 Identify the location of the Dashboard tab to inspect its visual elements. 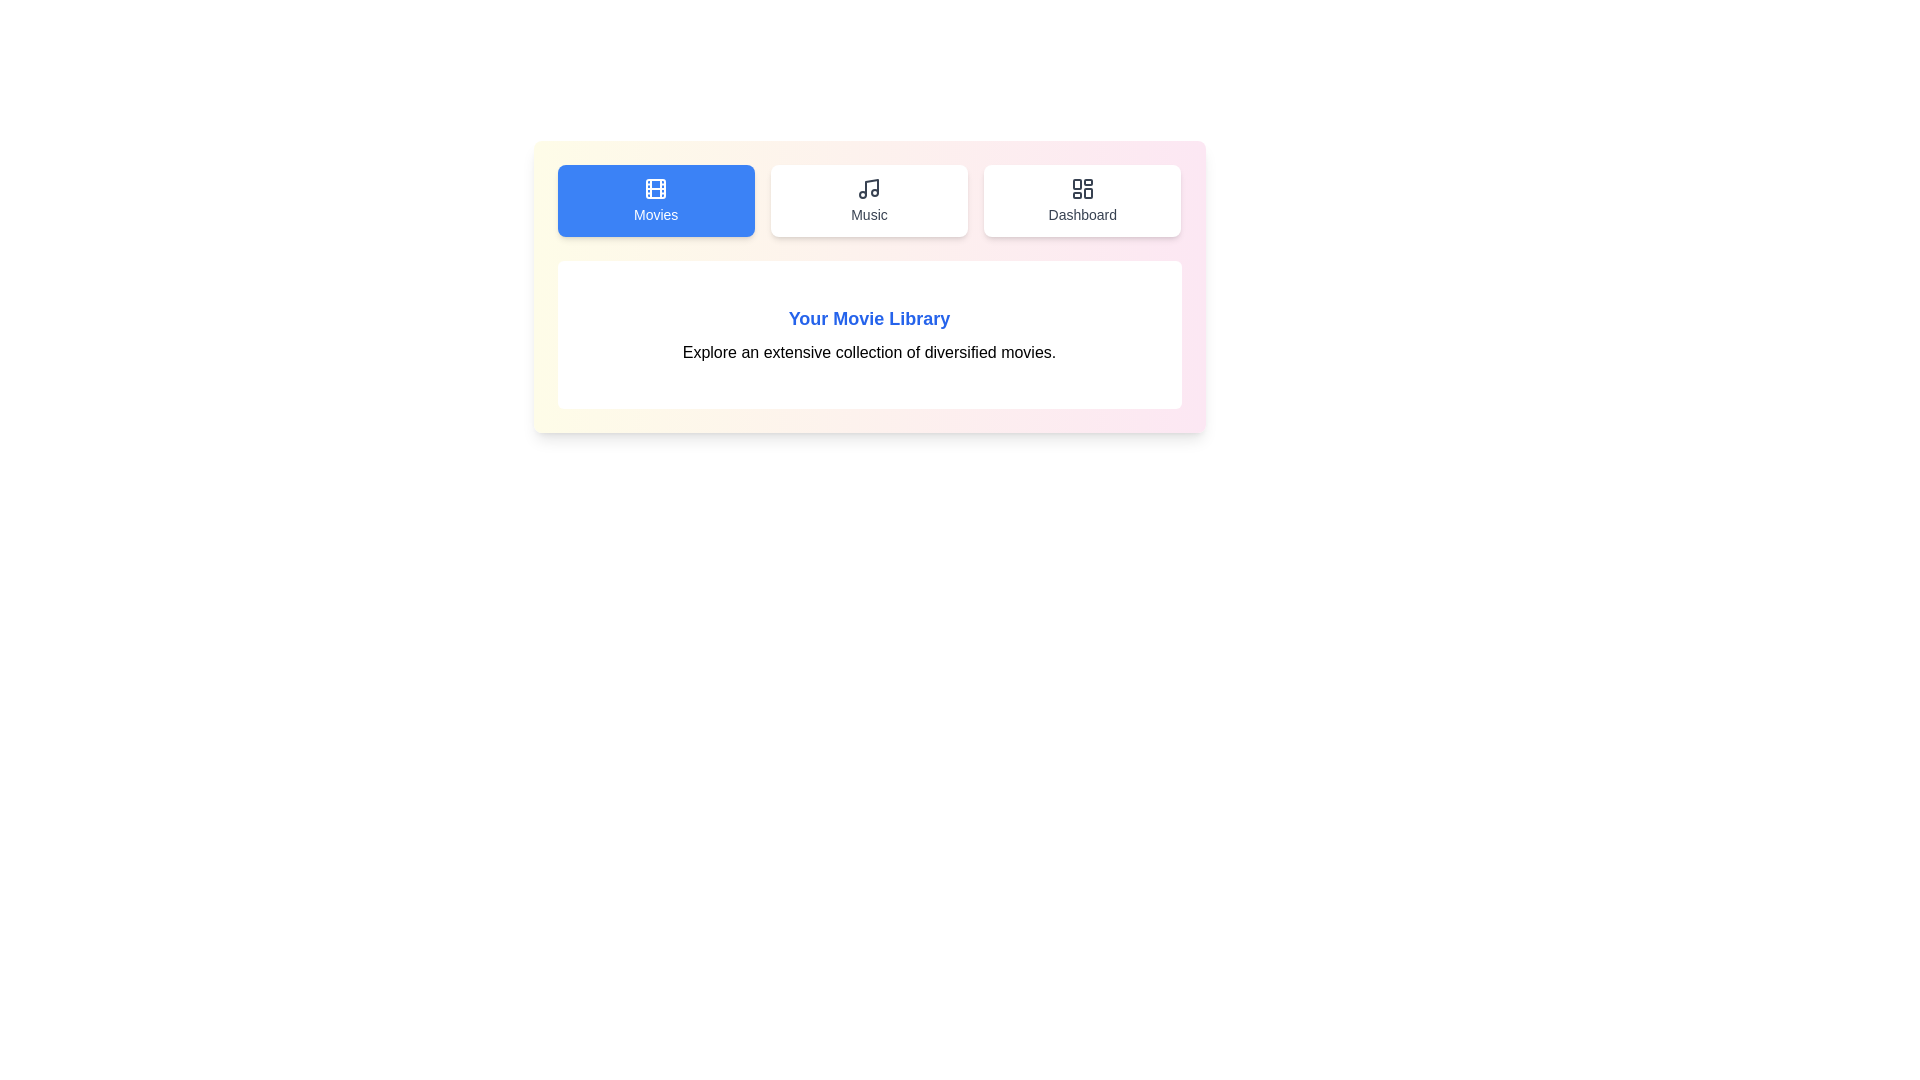
(1082, 200).